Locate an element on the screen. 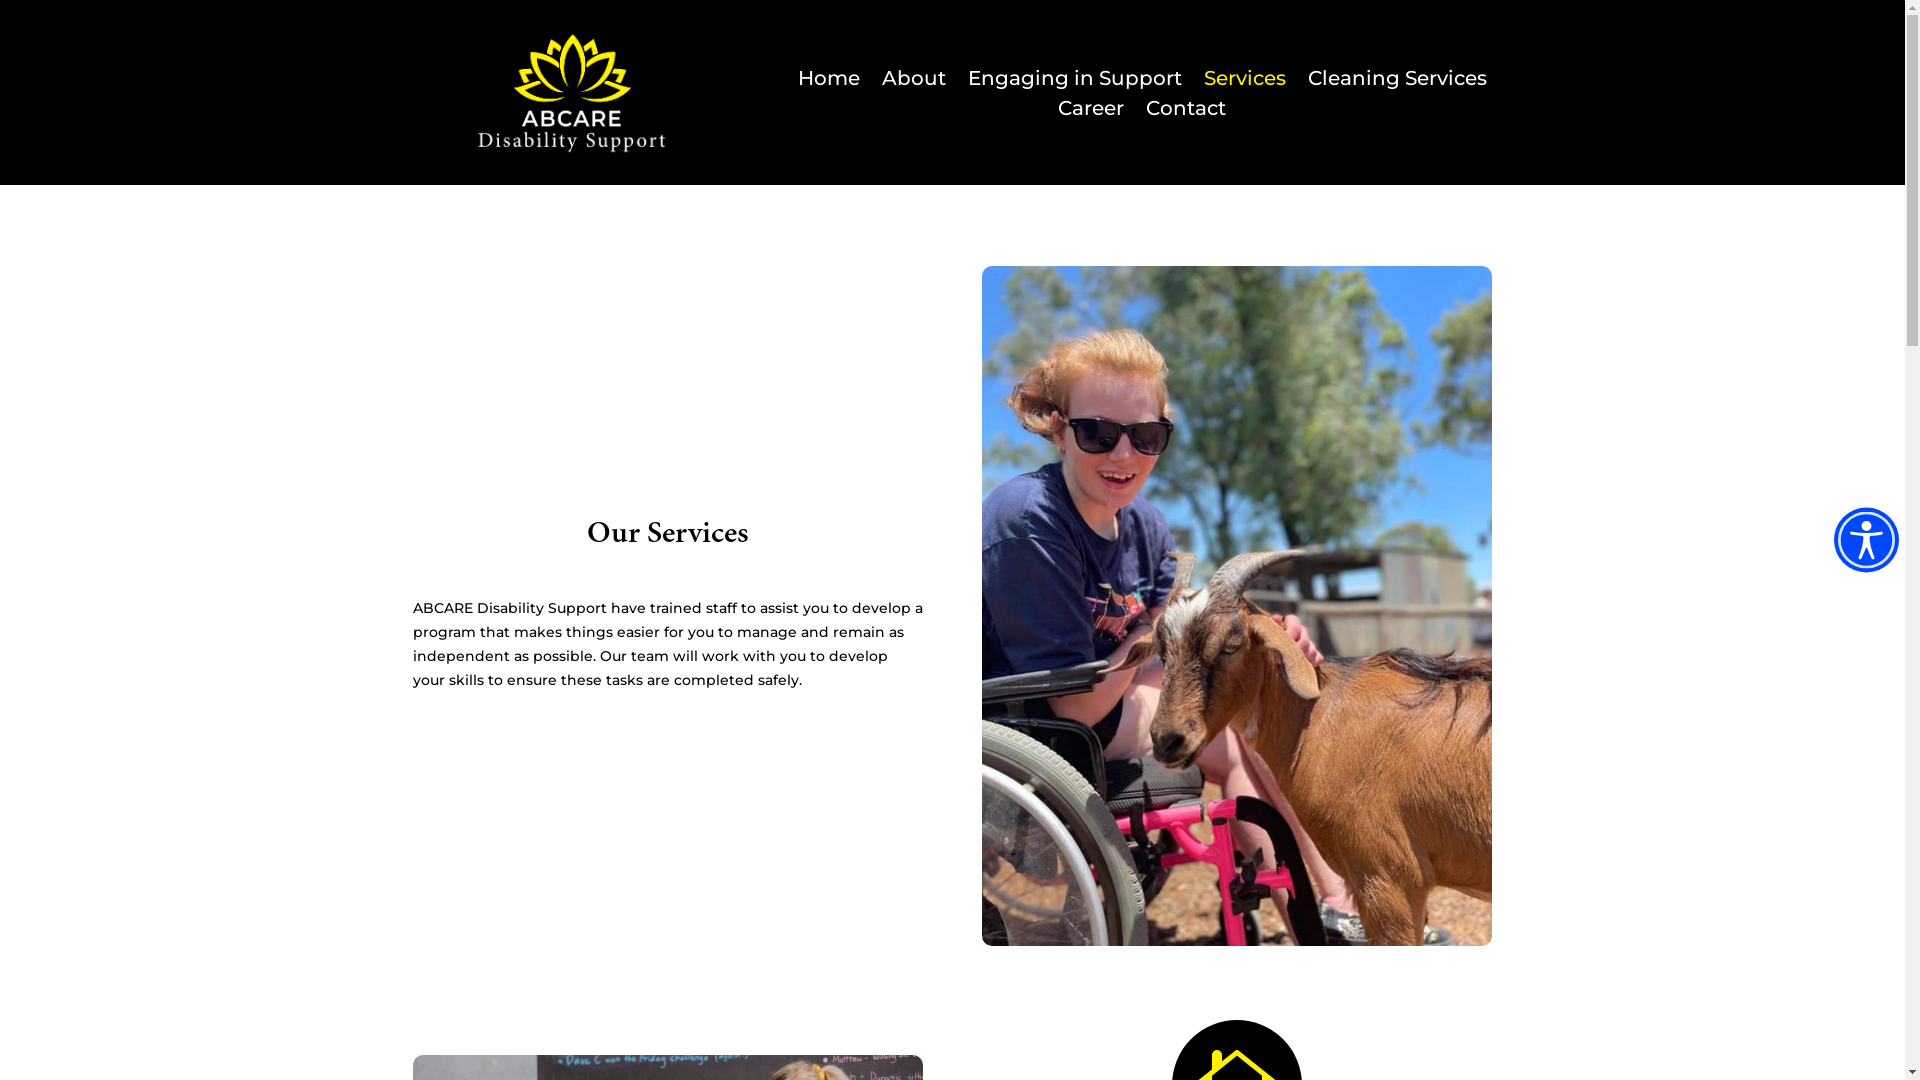  'Career' is located at coordinates (1089, 111).